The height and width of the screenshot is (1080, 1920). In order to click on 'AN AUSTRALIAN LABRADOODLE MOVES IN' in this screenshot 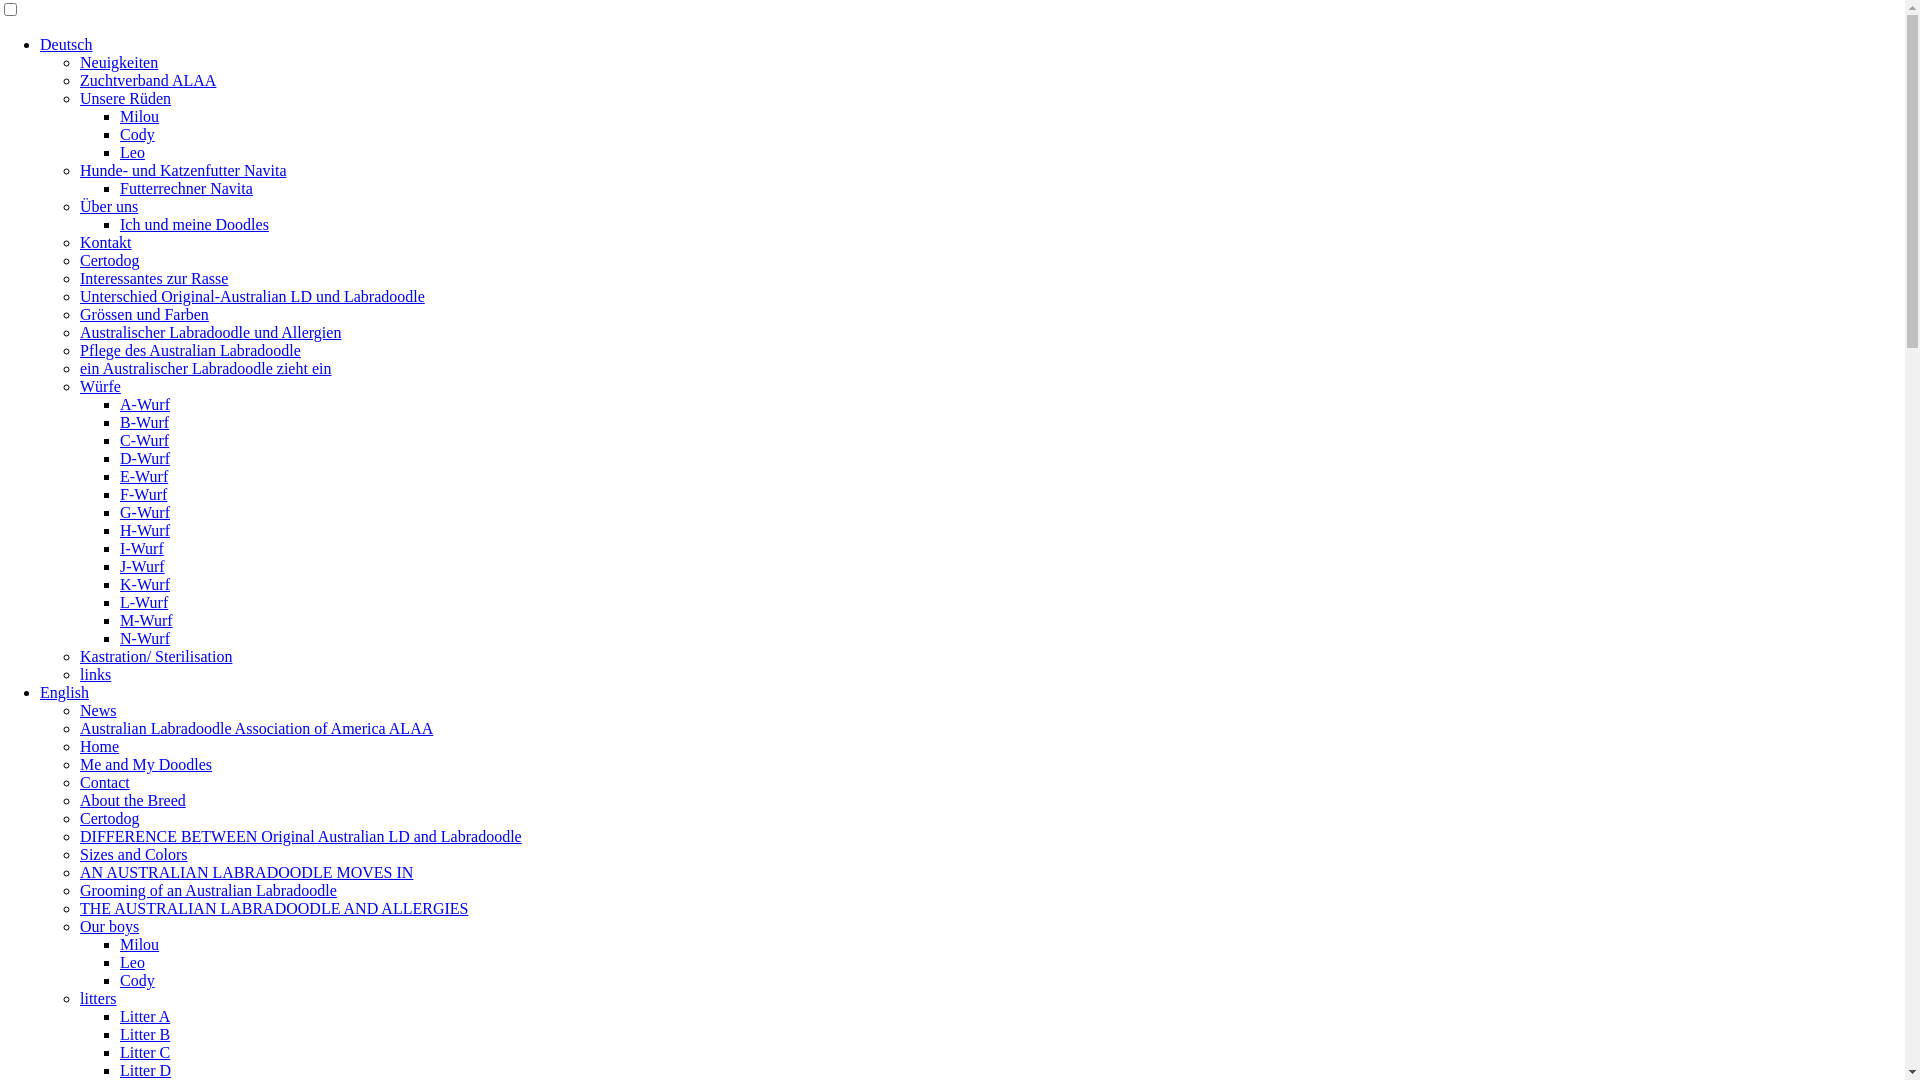, I will do `click(245, 871)`.